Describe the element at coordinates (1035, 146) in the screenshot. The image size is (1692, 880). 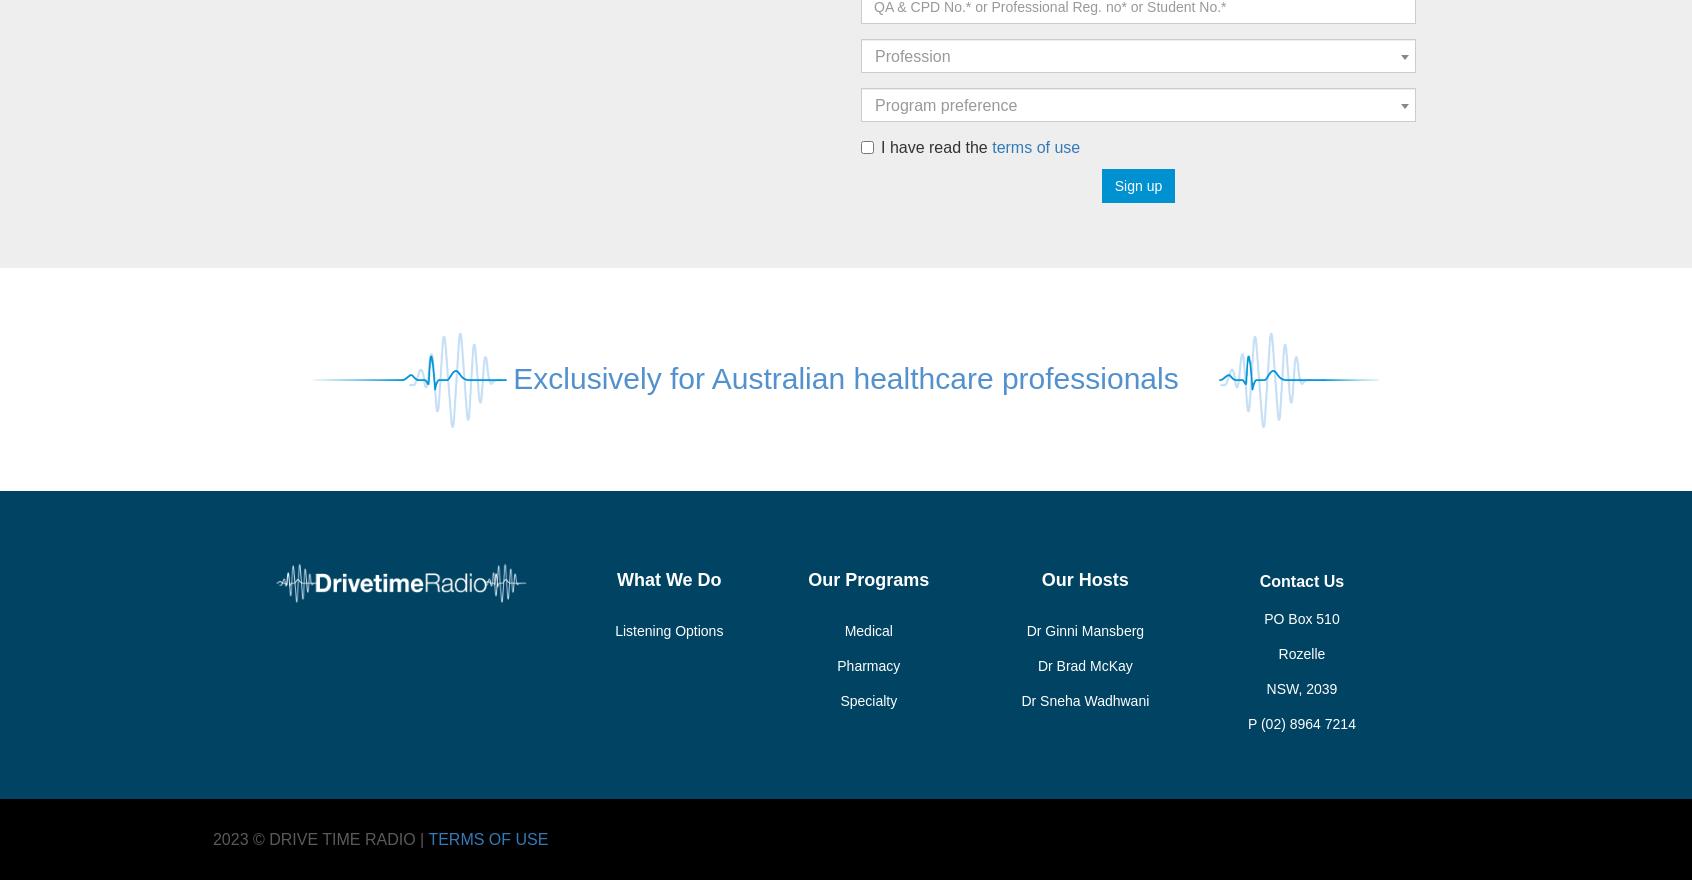
I see `'terms of use'` at that location.